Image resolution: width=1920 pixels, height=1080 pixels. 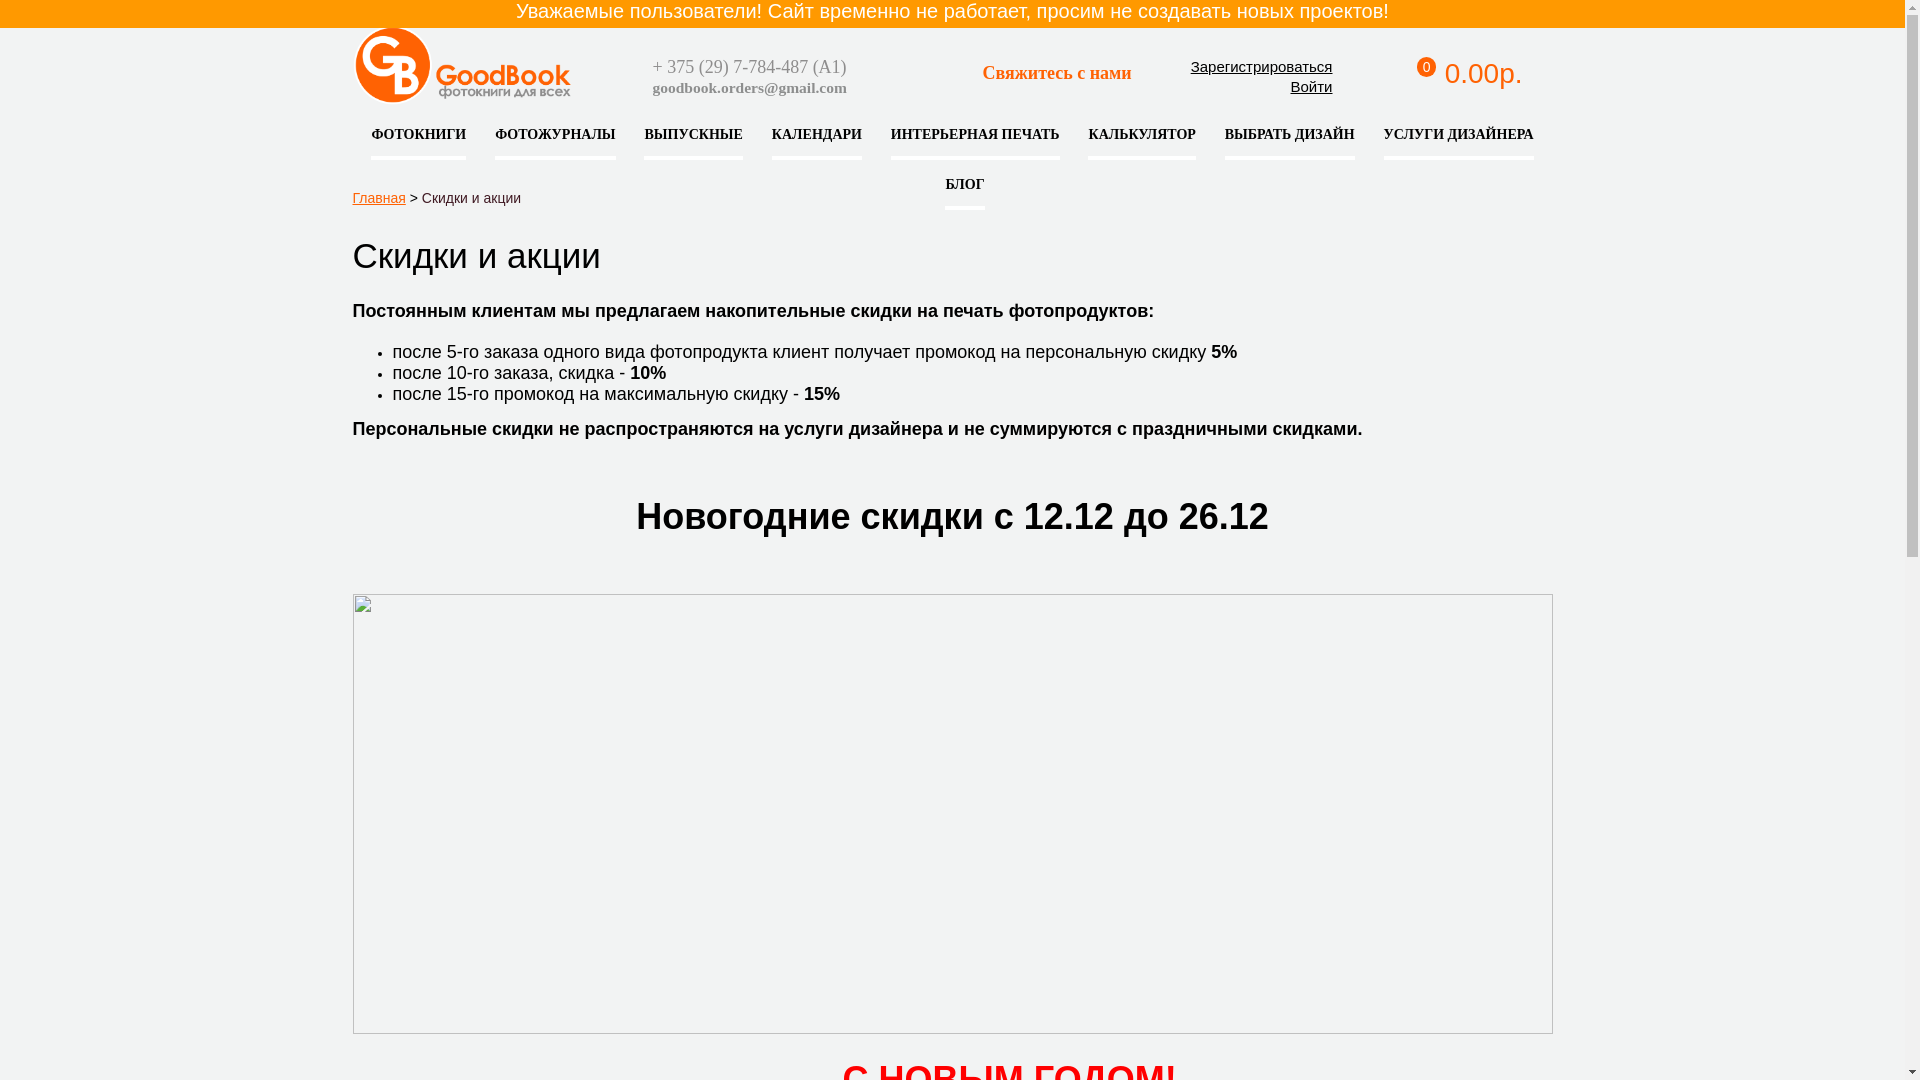 What do you see at coordinates (747, 65) in the screenshot?
I see `'+ 375 (29) 7-784-487 (A1)'` at bounding box center [747, 65].